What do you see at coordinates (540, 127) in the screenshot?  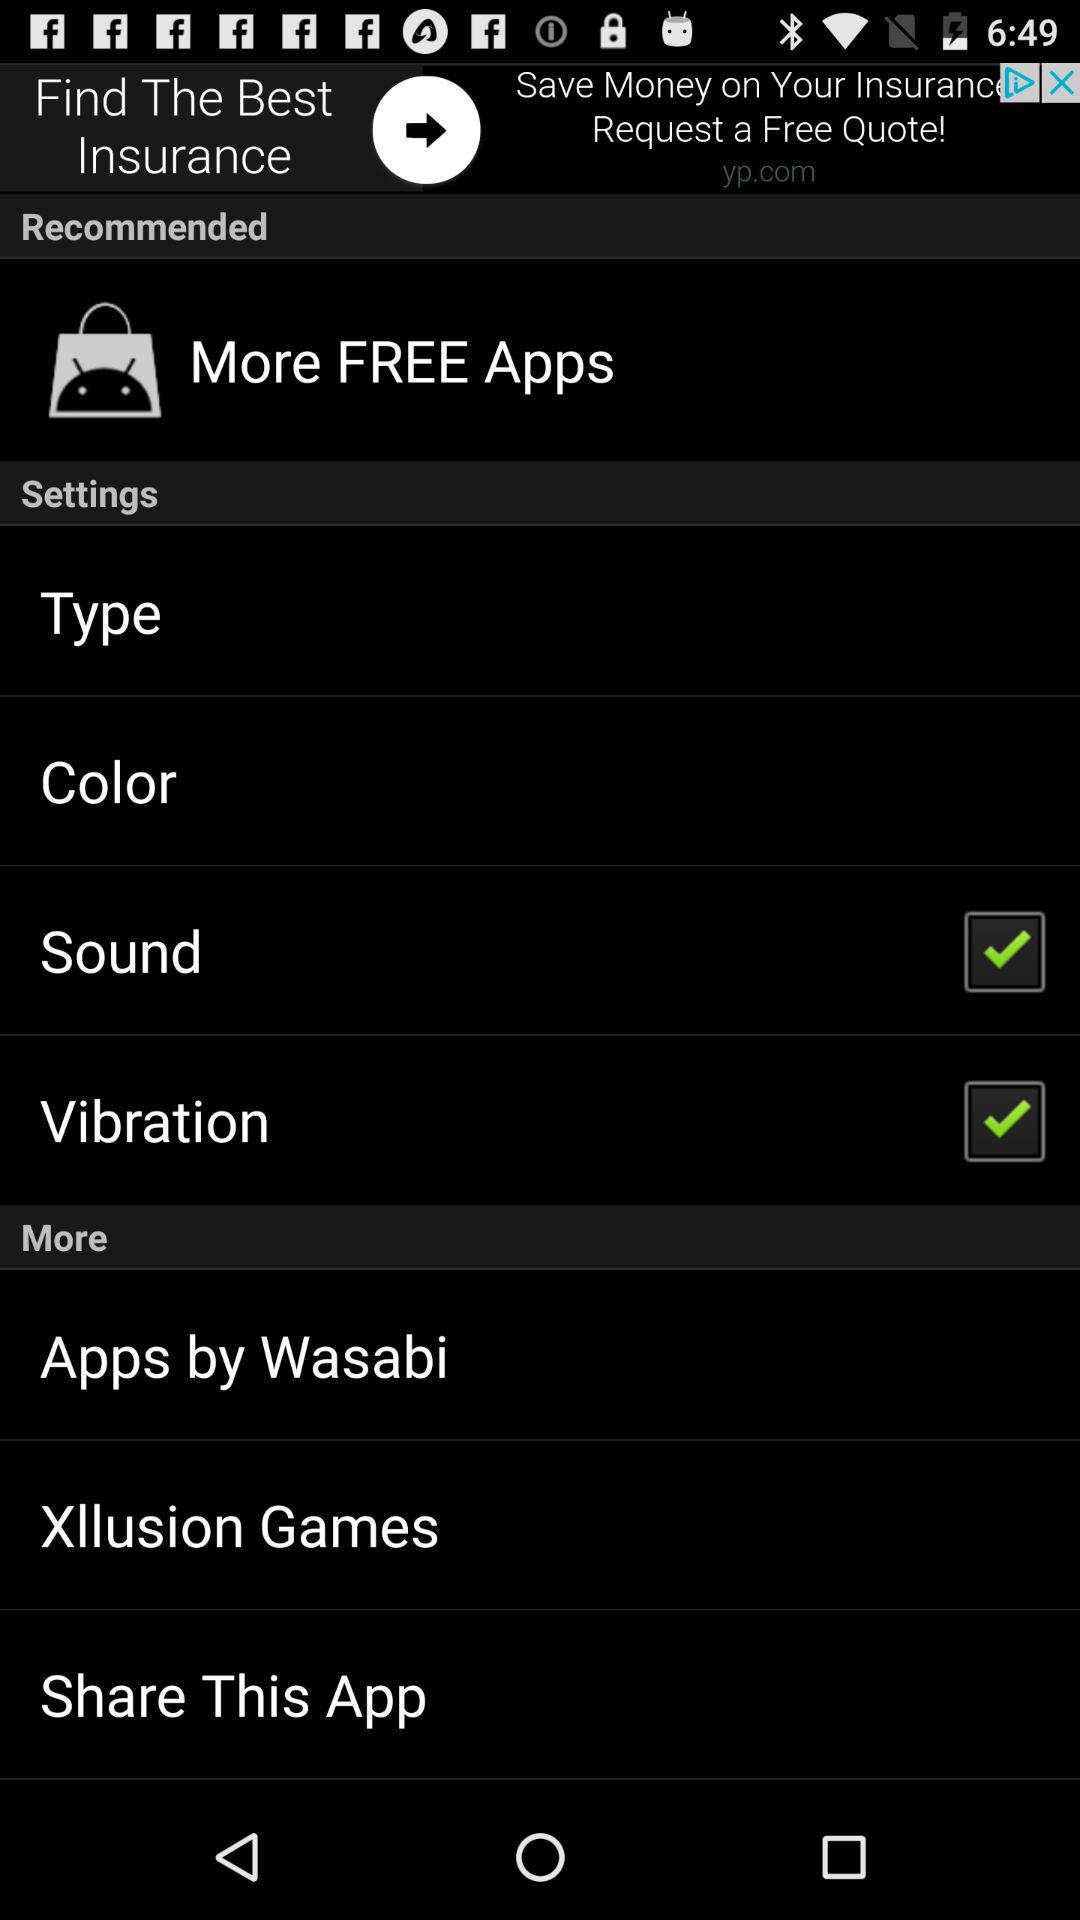 I see `the add` at bounding box center [540, 127].